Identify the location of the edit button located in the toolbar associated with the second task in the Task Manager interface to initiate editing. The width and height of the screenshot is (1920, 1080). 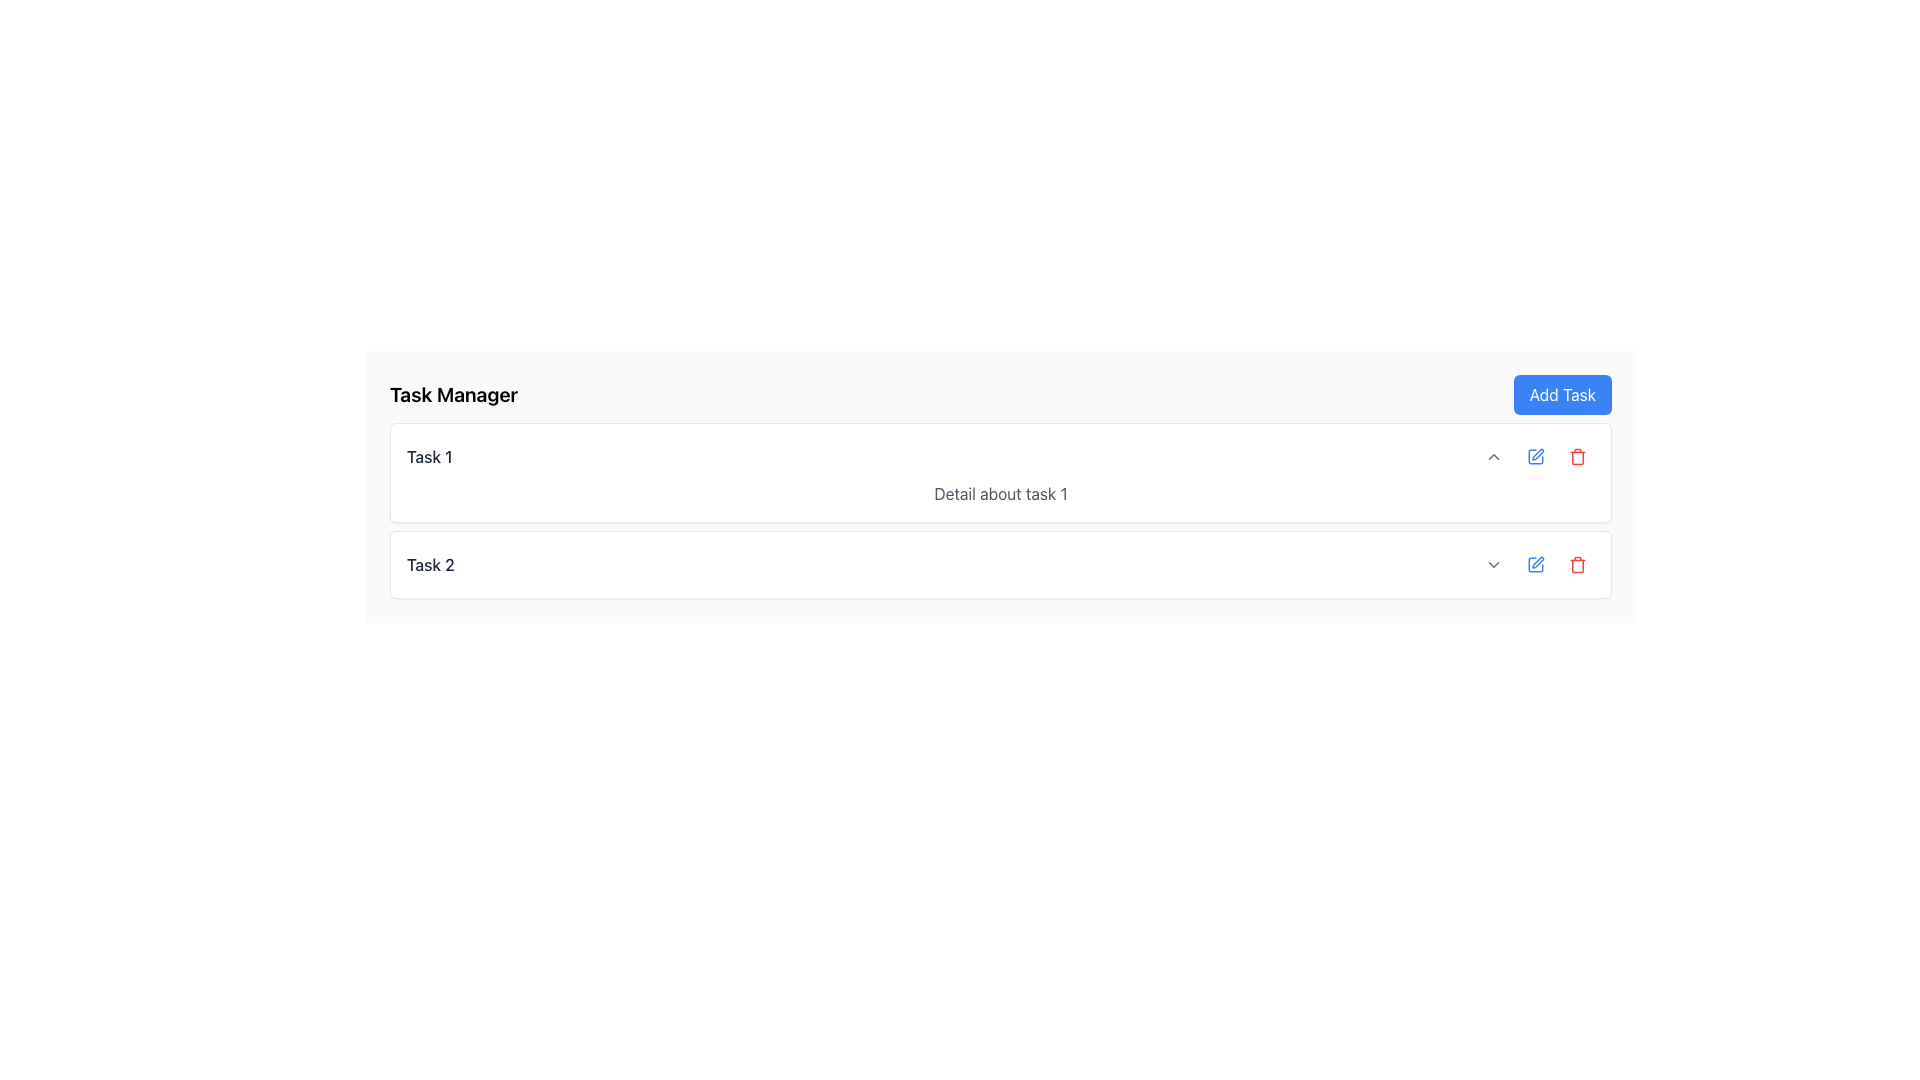
(1535, 564).